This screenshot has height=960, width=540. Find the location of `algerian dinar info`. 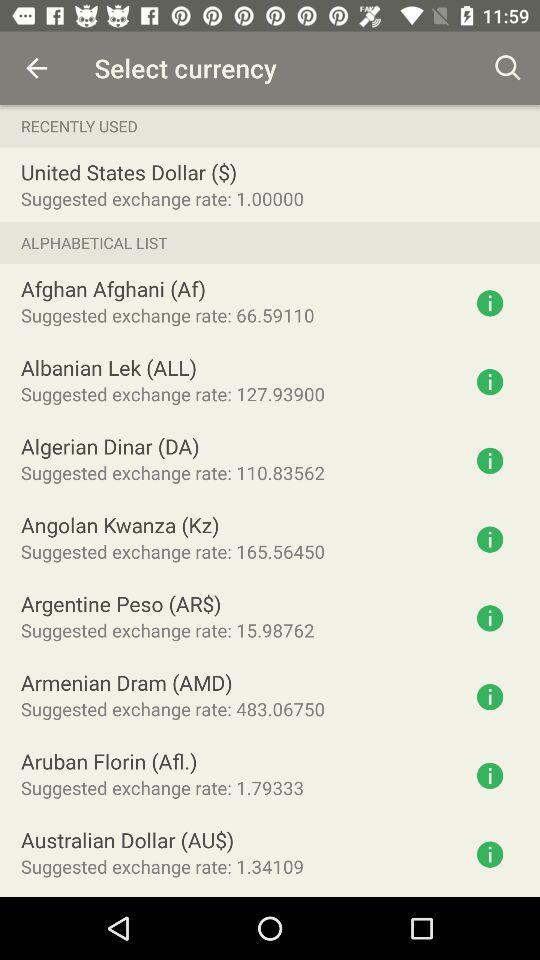

algerian dinar info is located at coordinates (489, 460).